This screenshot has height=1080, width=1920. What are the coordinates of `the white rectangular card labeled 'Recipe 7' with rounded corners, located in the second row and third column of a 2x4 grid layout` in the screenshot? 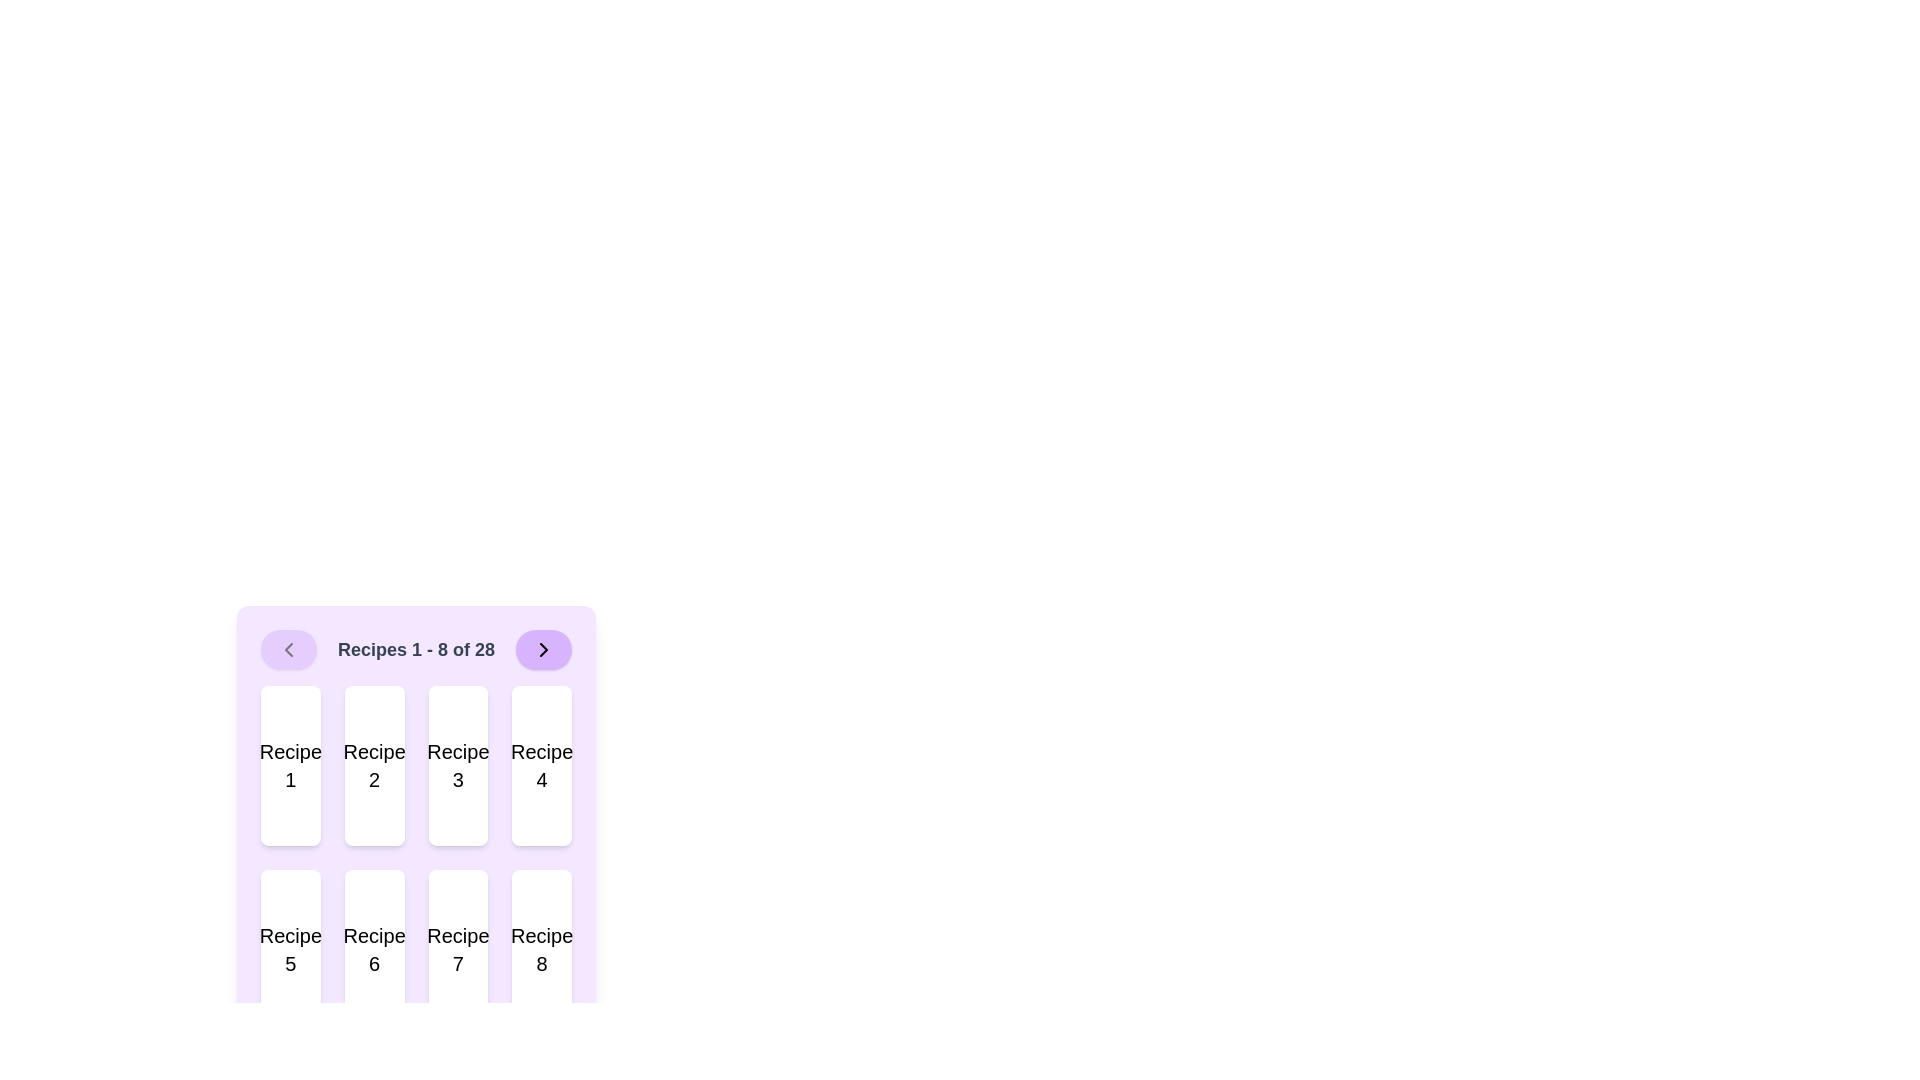 It's located at (457, 948).